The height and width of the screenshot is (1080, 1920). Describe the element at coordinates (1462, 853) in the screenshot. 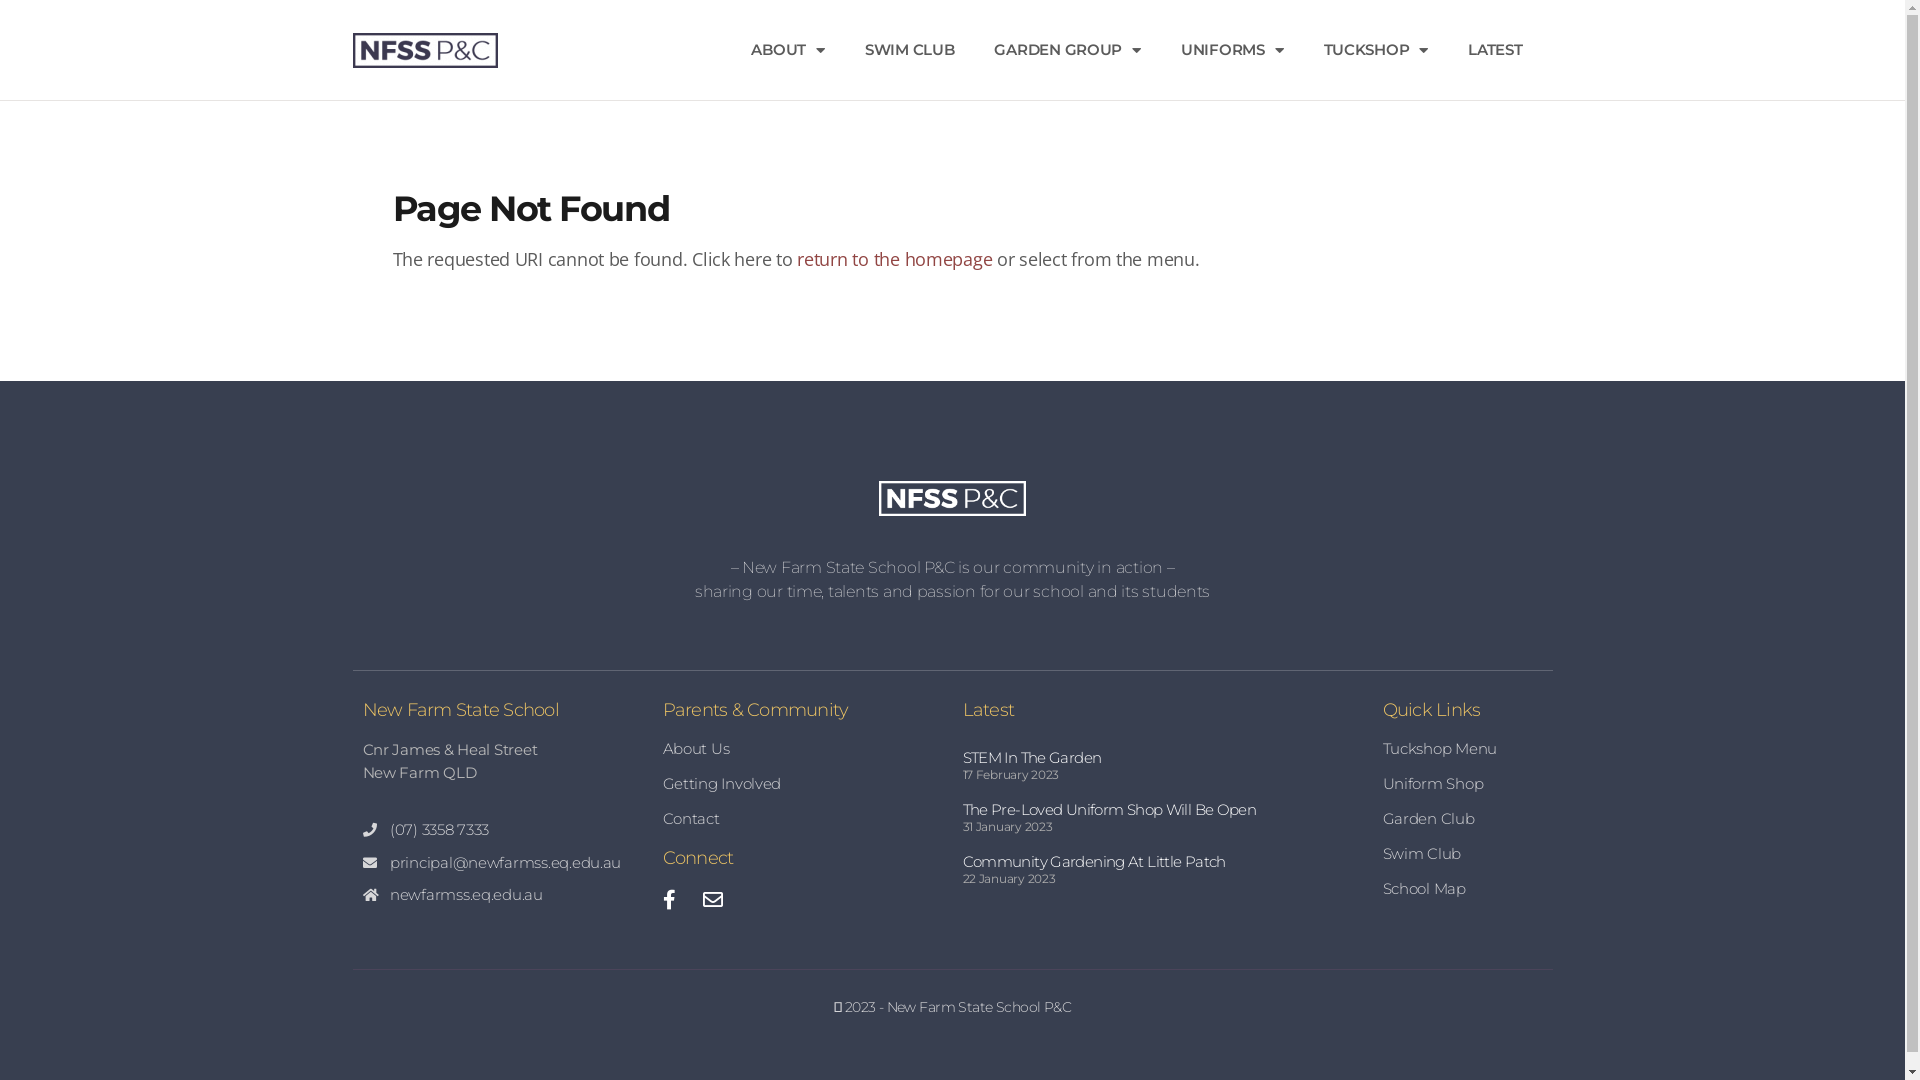

I see `'Swim Club'` at that location.